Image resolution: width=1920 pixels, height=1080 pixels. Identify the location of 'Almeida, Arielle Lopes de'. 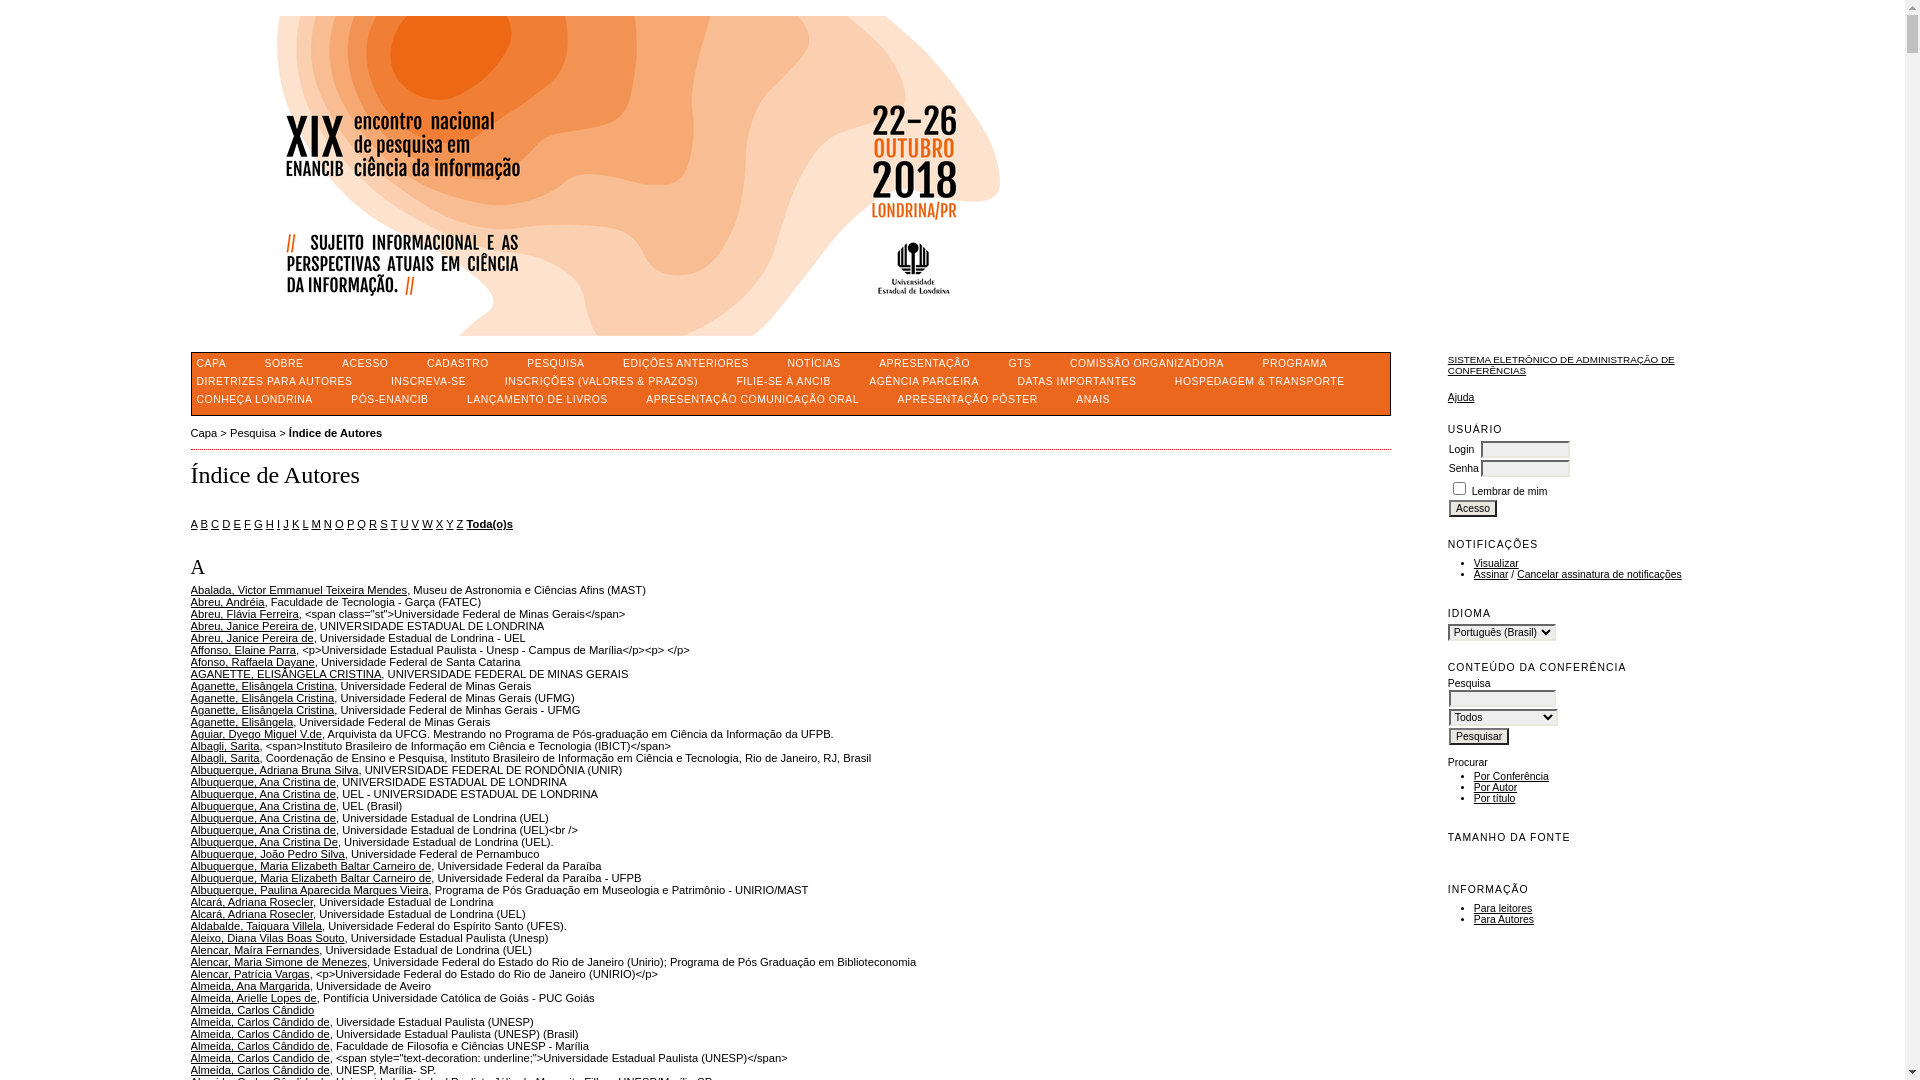
(252, 998).